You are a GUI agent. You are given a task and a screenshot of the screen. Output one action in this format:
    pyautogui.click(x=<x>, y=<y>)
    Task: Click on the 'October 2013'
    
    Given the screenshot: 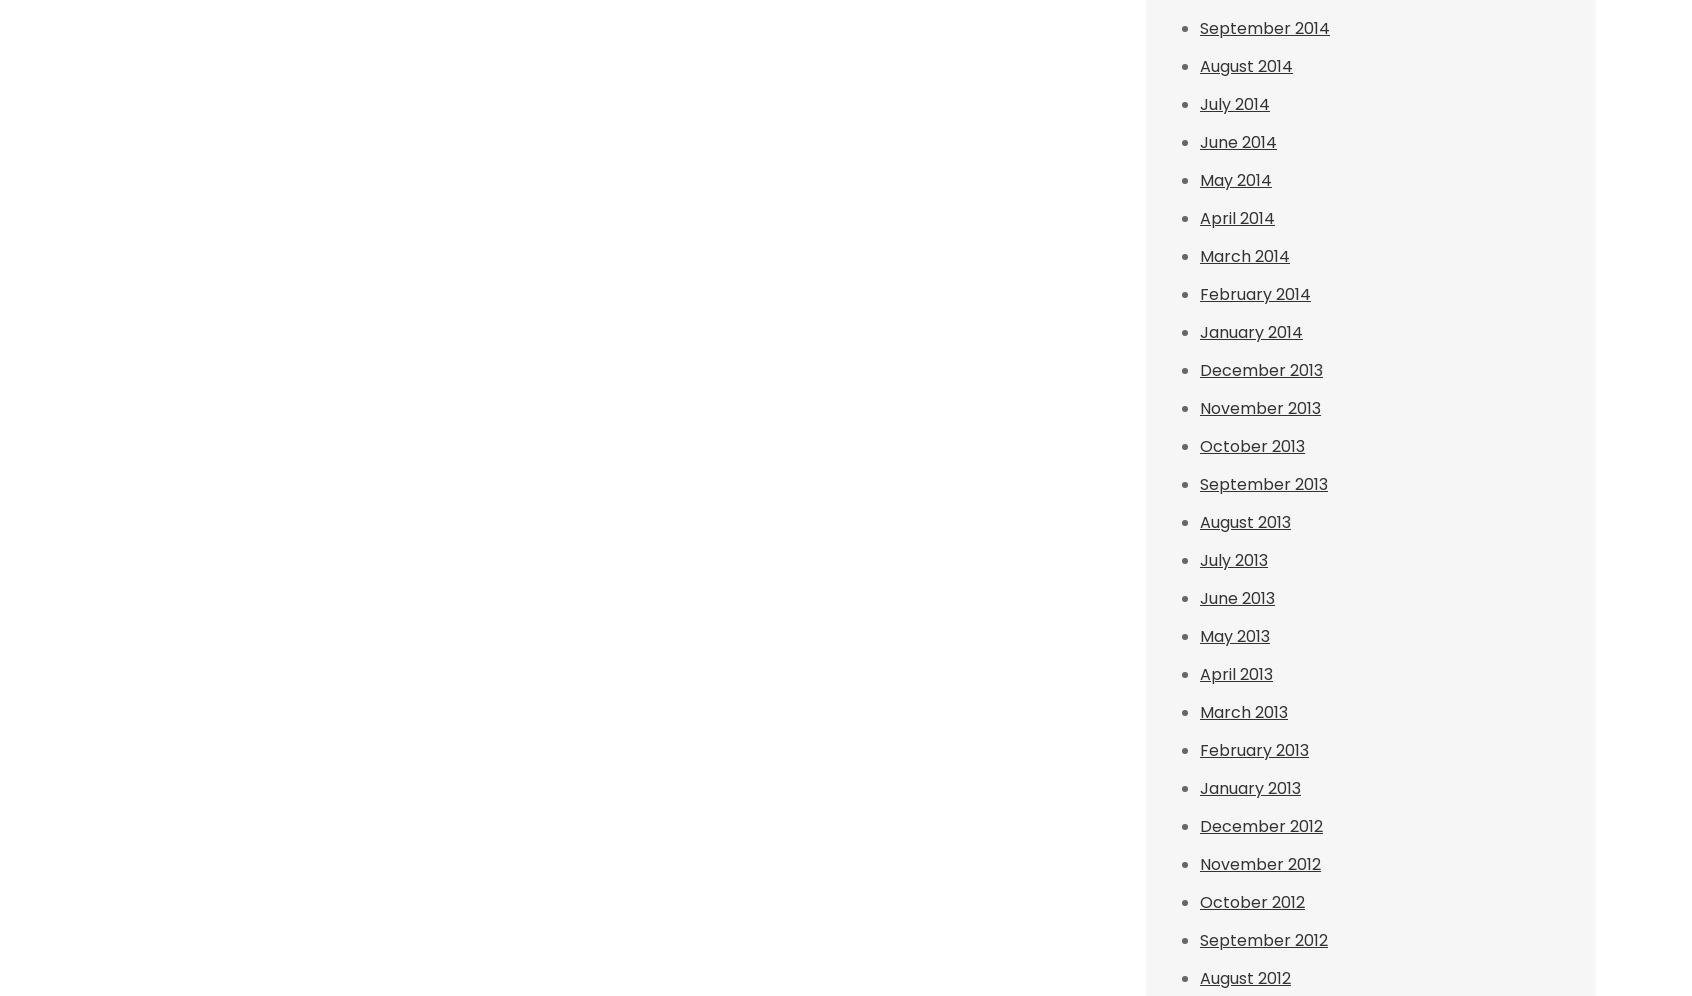 What is the action you would take?
    pyautogui.click(x=1198, y=446)
    